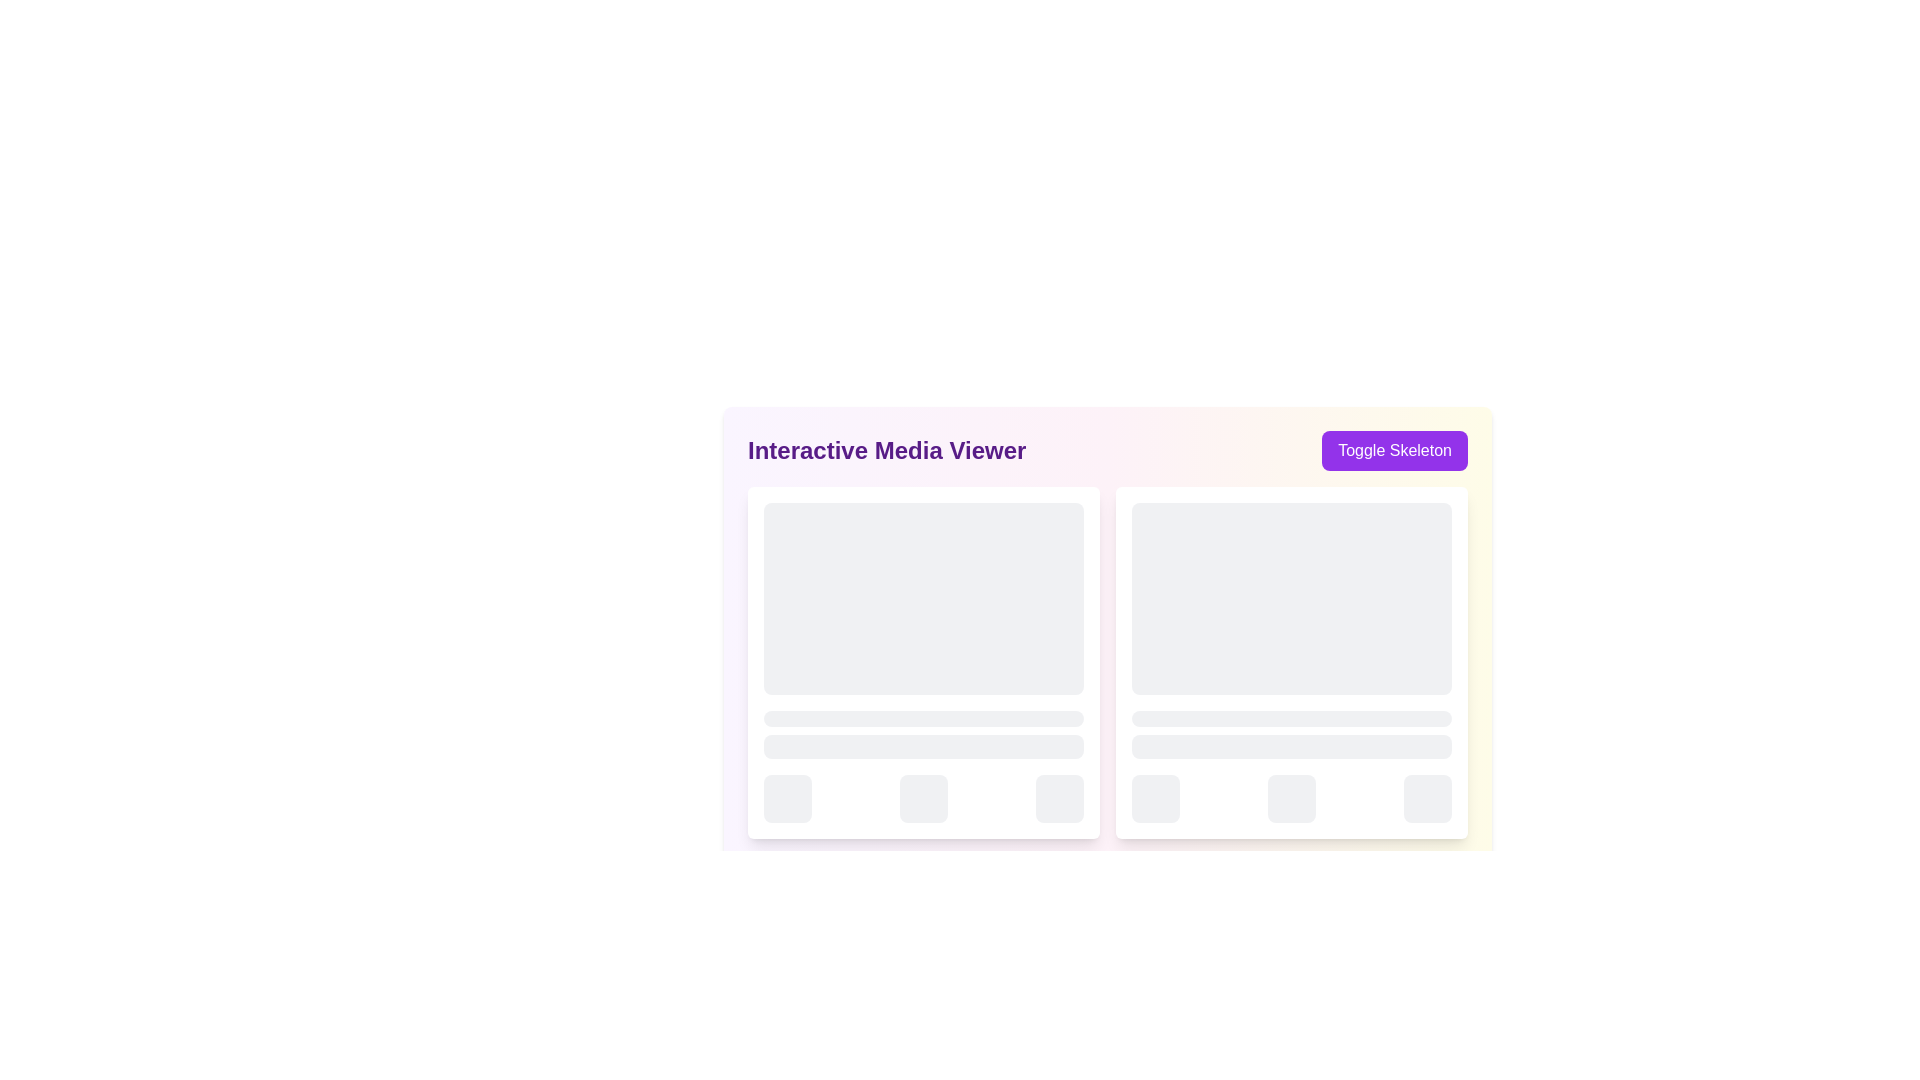  Describe the element at coordinates (923, 747) in the screenshot. I see `the loading indicator, which is a horizontally-elongated rectangular block with rounded corners, light gray color, and a pulsating animation, positioned as the second item in a vertical stack` at that location.